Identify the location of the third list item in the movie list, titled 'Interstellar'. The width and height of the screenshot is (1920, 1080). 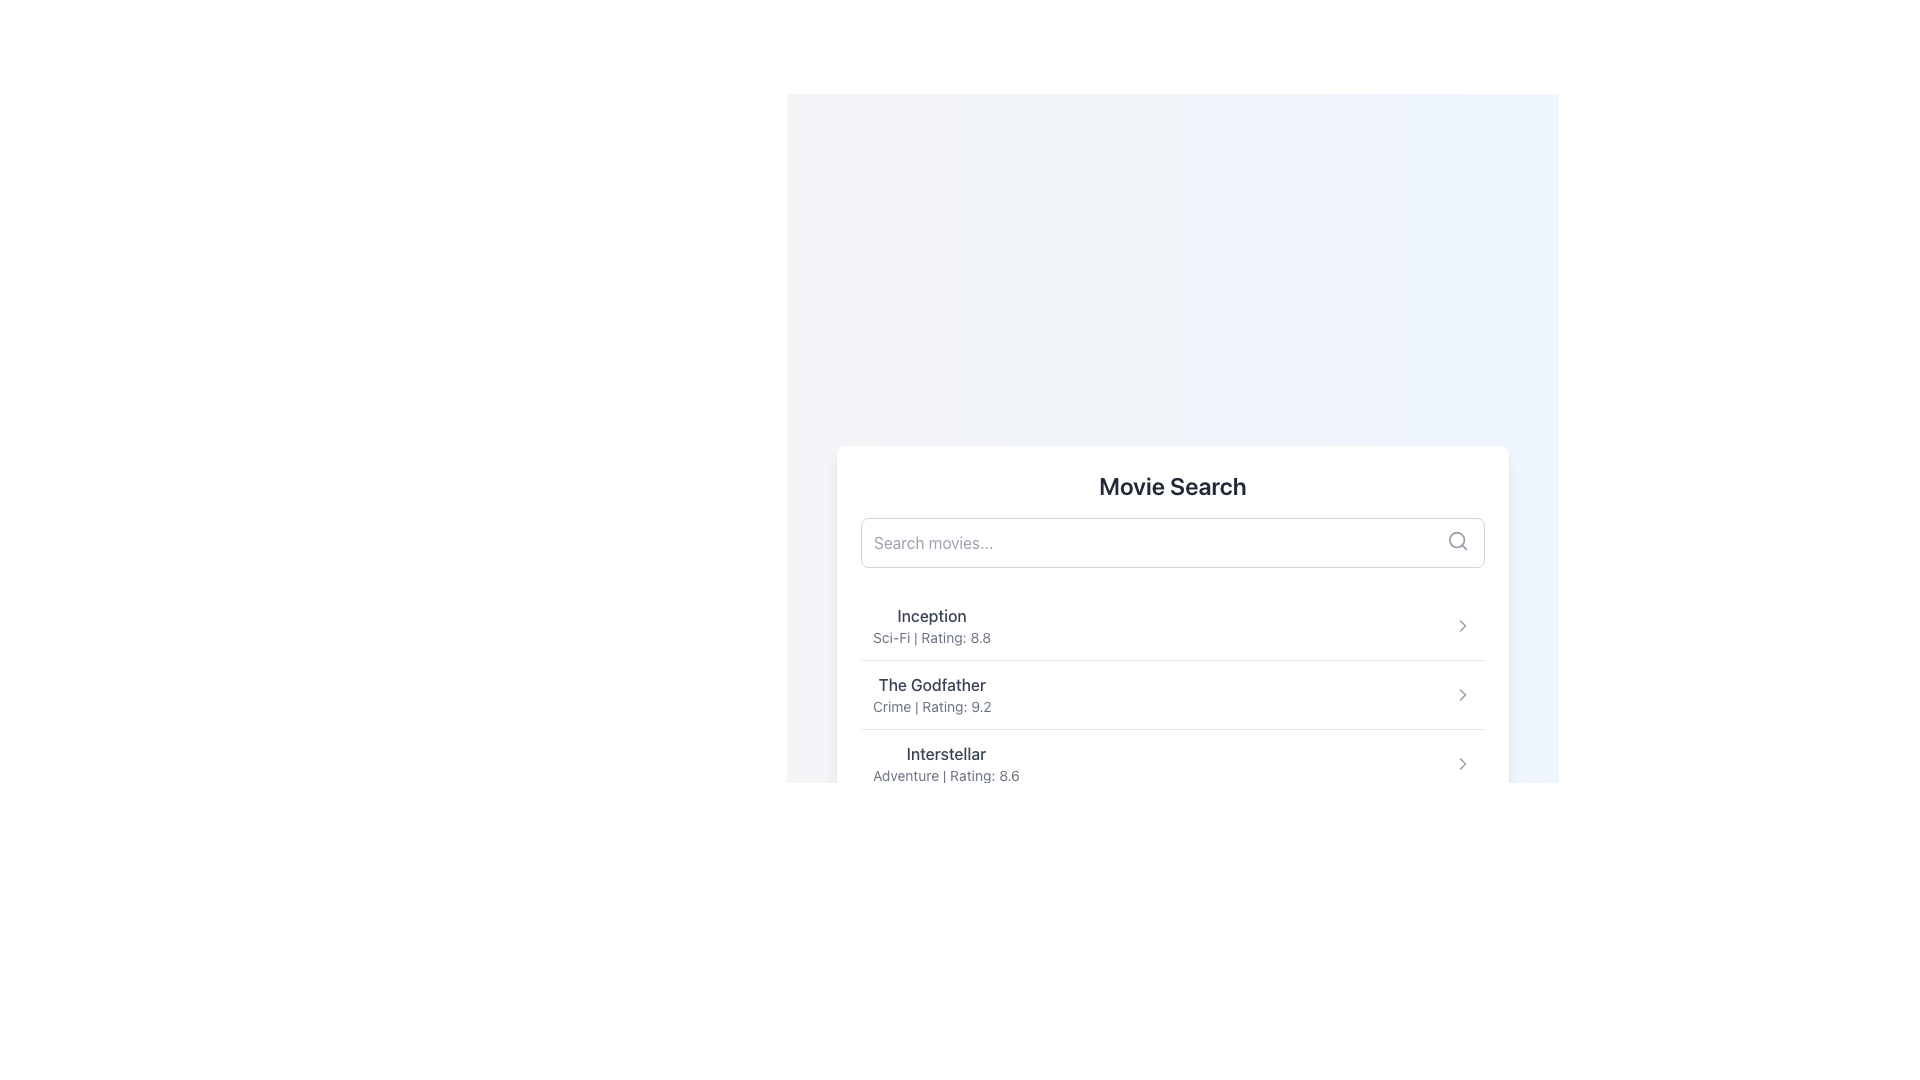
(1172, 763).